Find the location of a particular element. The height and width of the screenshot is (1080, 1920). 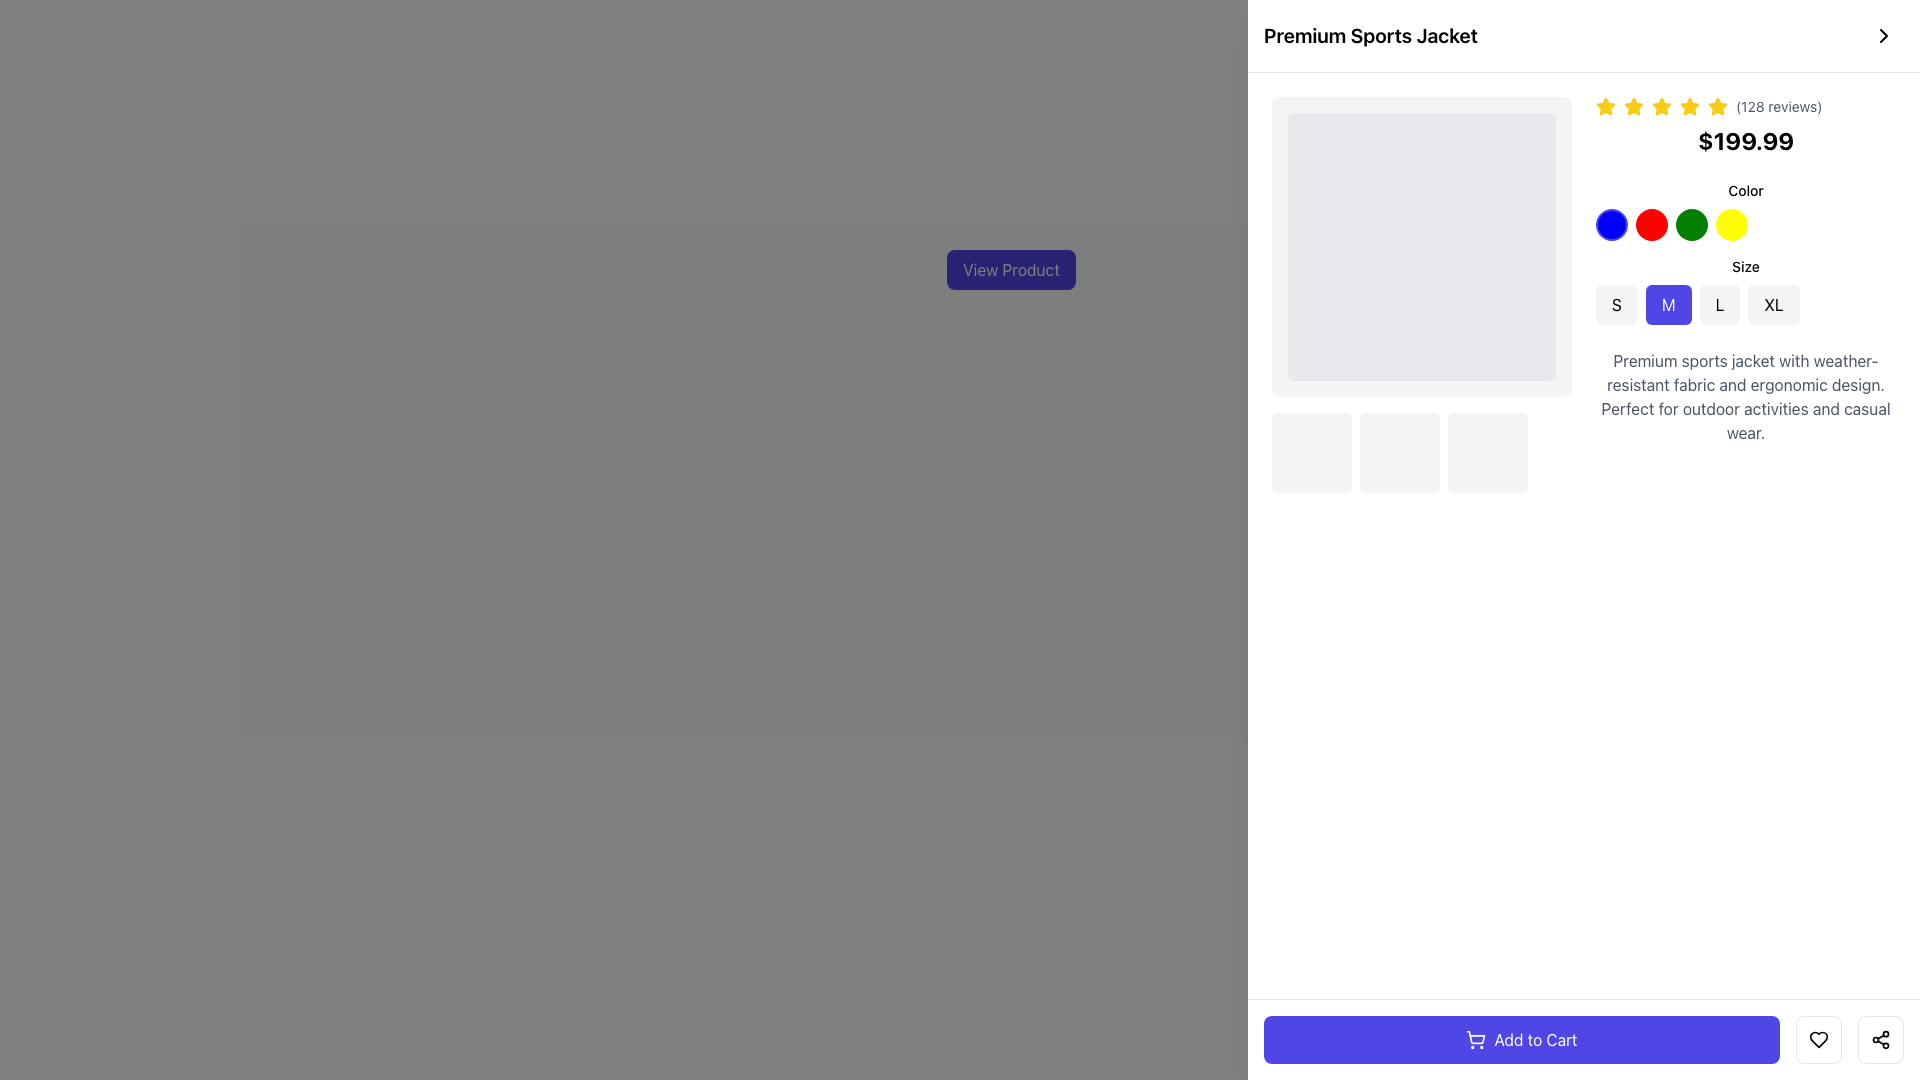

the heart-shaped icon outlined in black, located in the bottom-right corner of the interface is located at coordinates (1819, 1039).